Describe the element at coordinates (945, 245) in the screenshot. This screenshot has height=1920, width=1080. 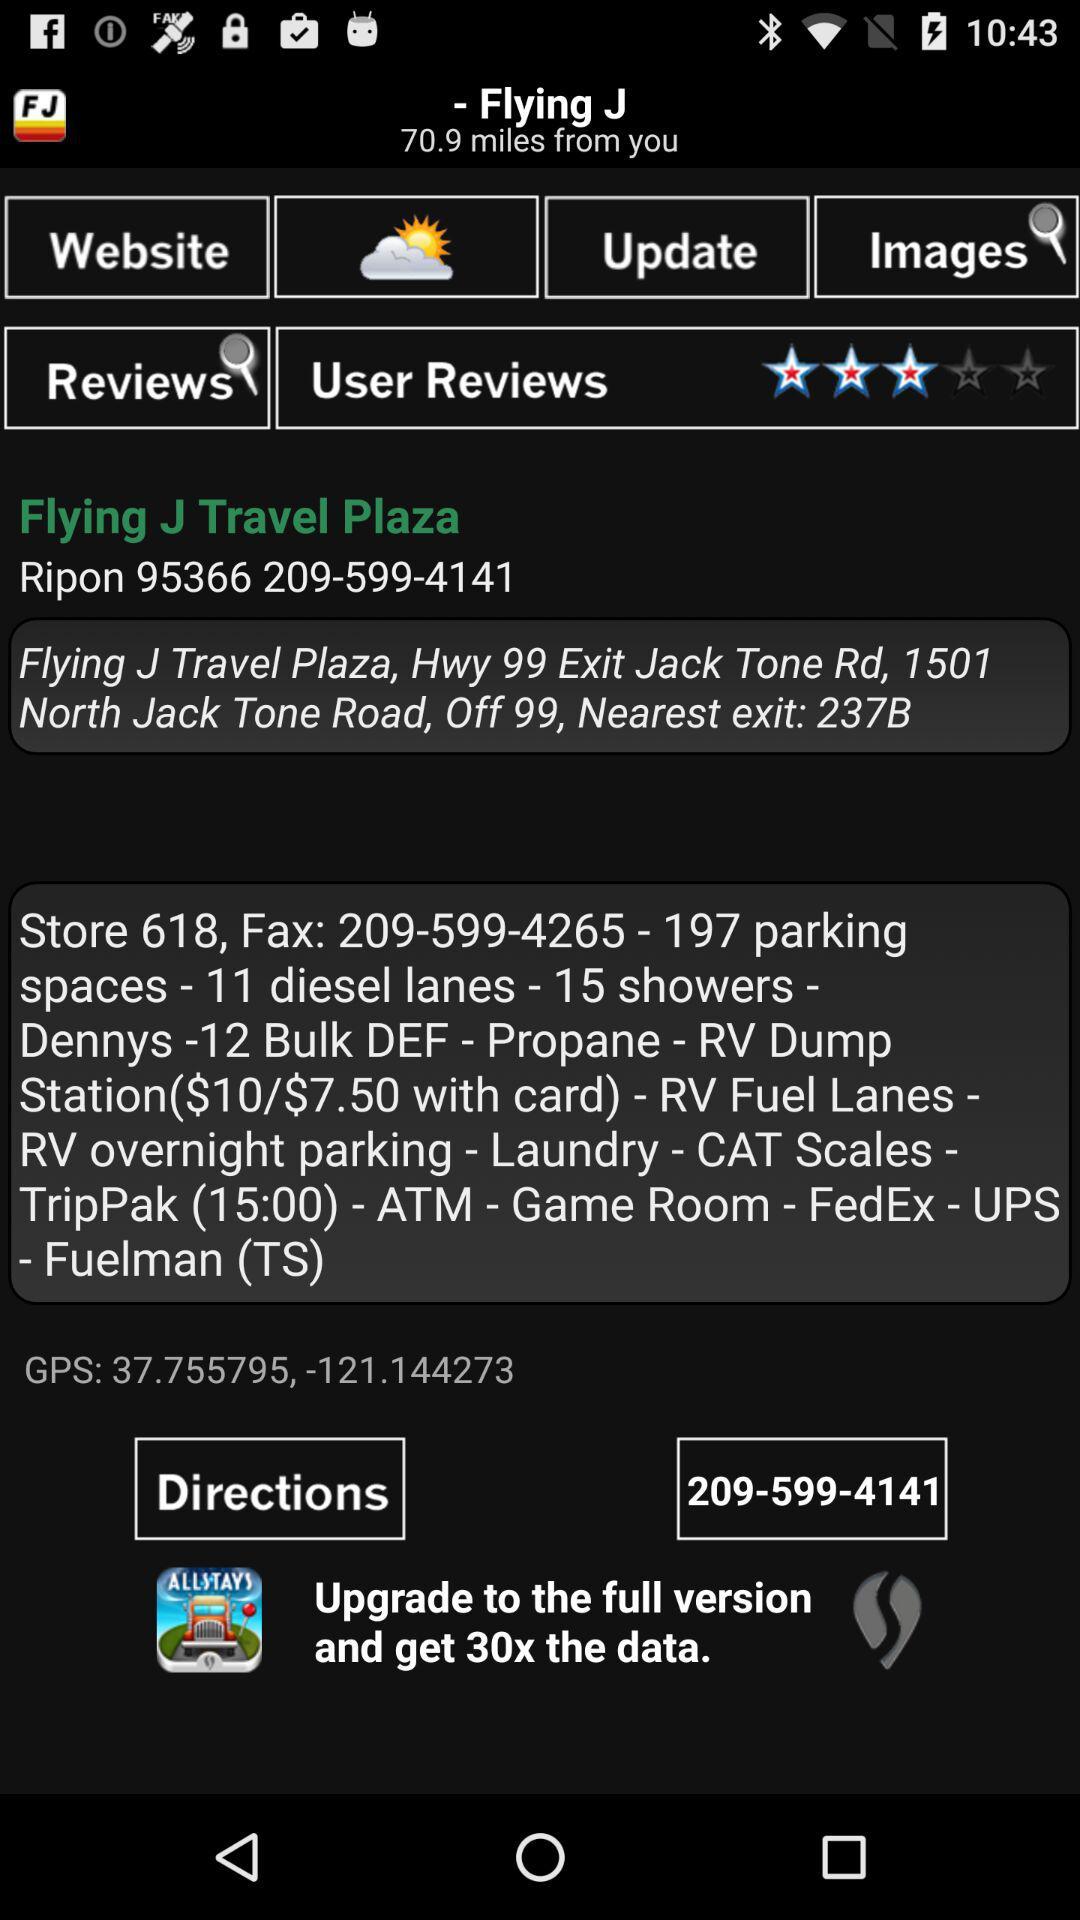
I see `press images button` at that location.